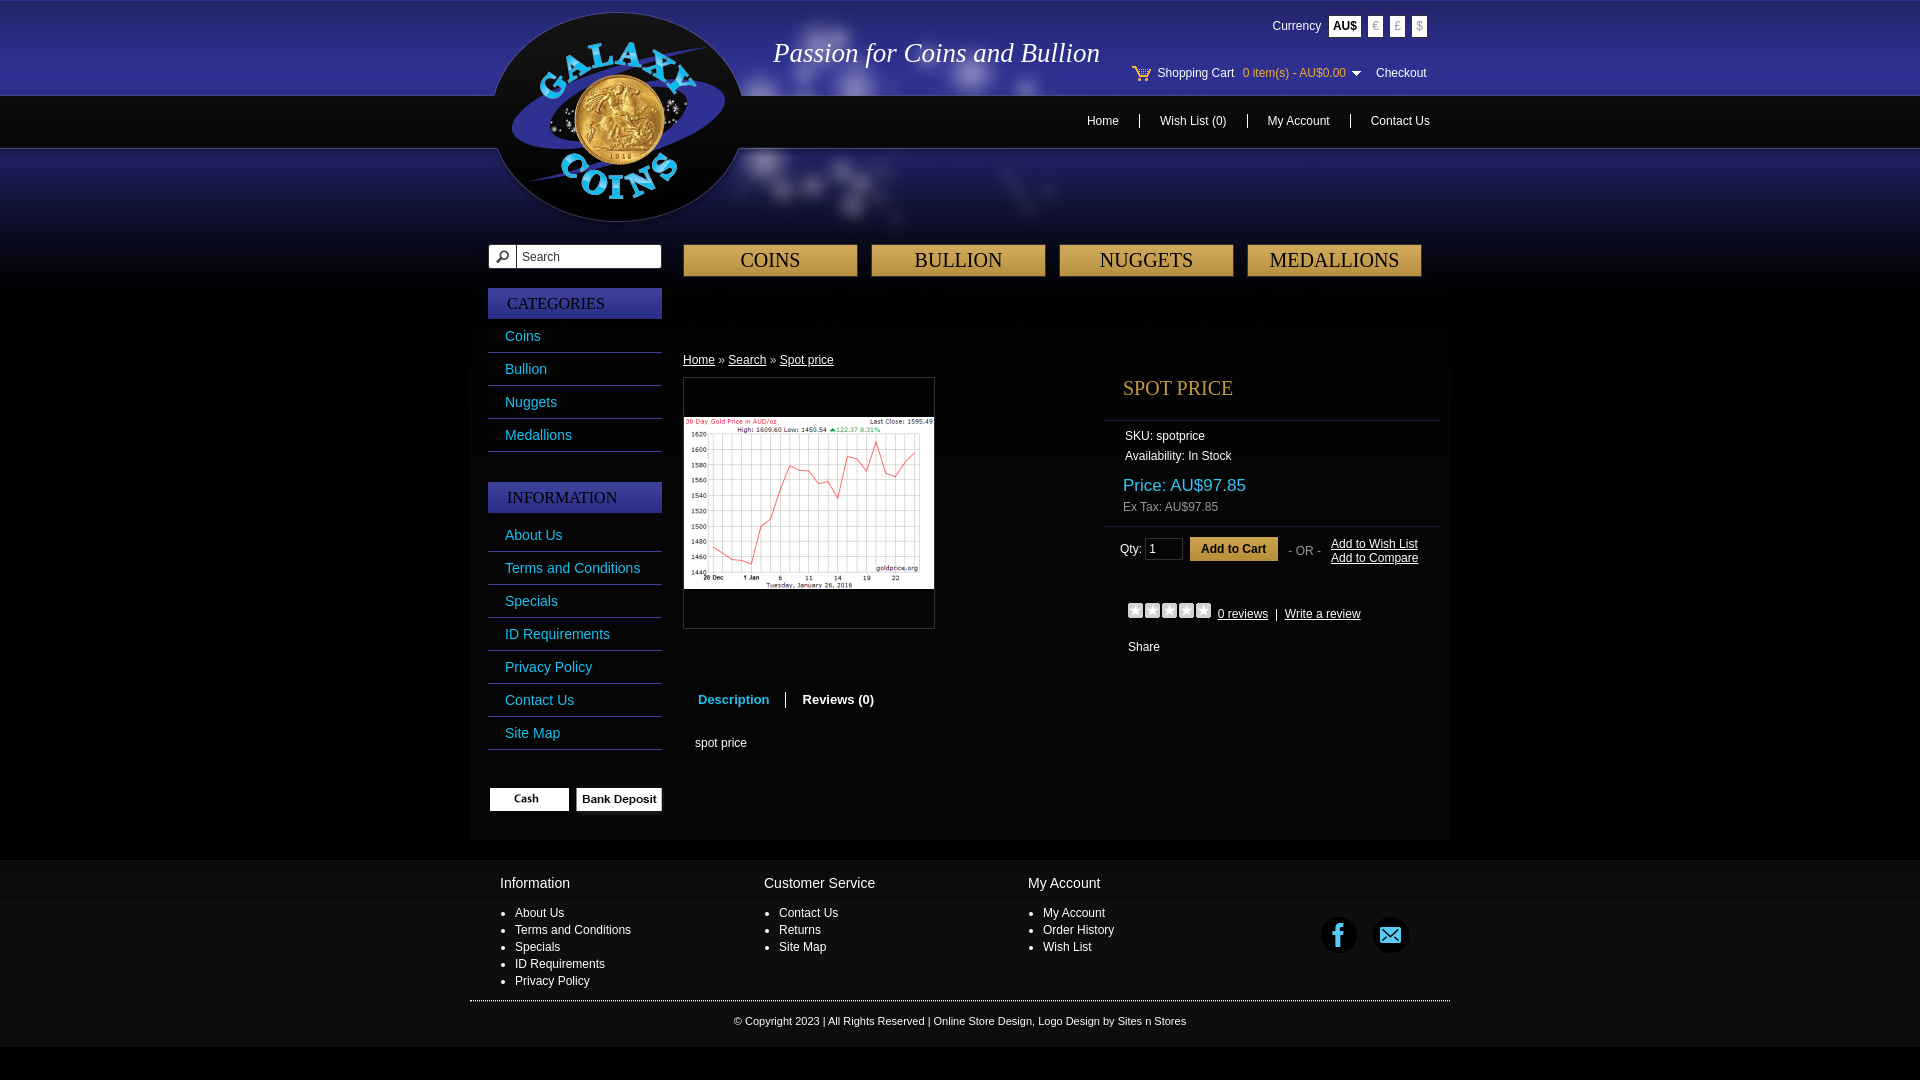 Image resolution: width=1920 pixels, height=1080 pixels. What do you see at coordinates (1232, 548) in the screenshot?
I see `'Add to Cart'` at bounding box center [1232, 548].